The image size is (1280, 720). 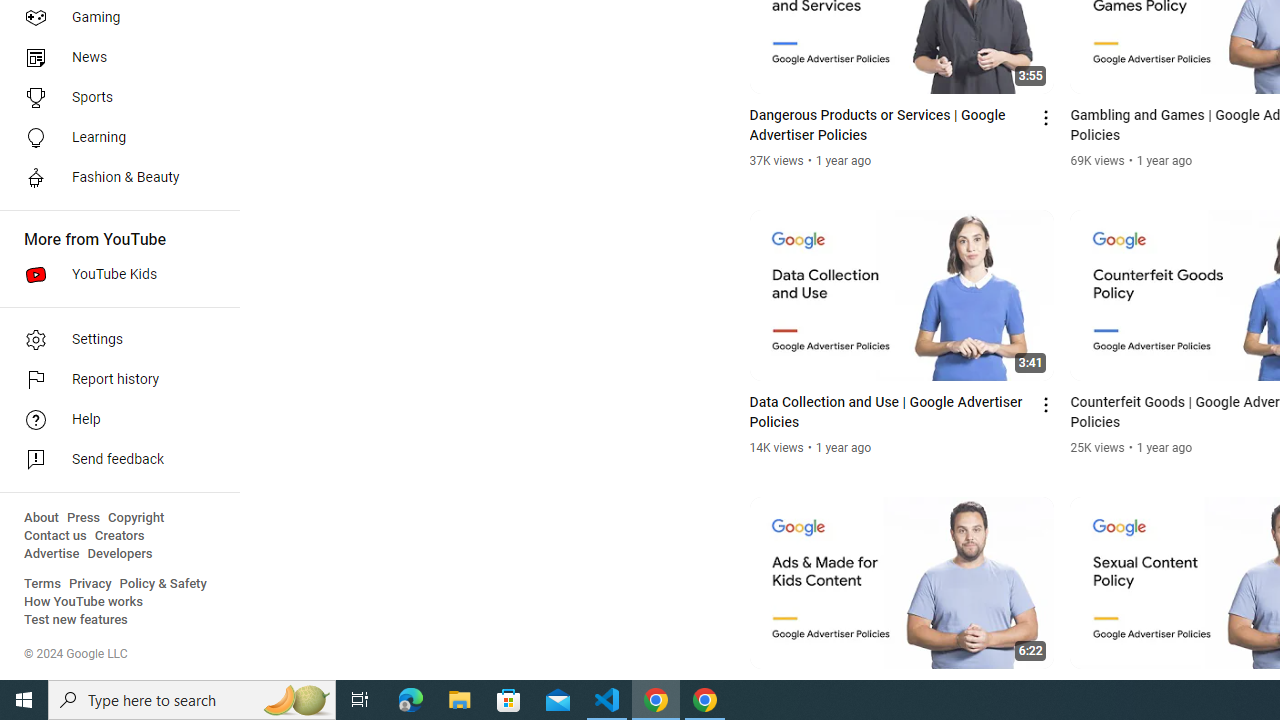 I want to click on 'Policy & Safety', so click(x=163, y=584).